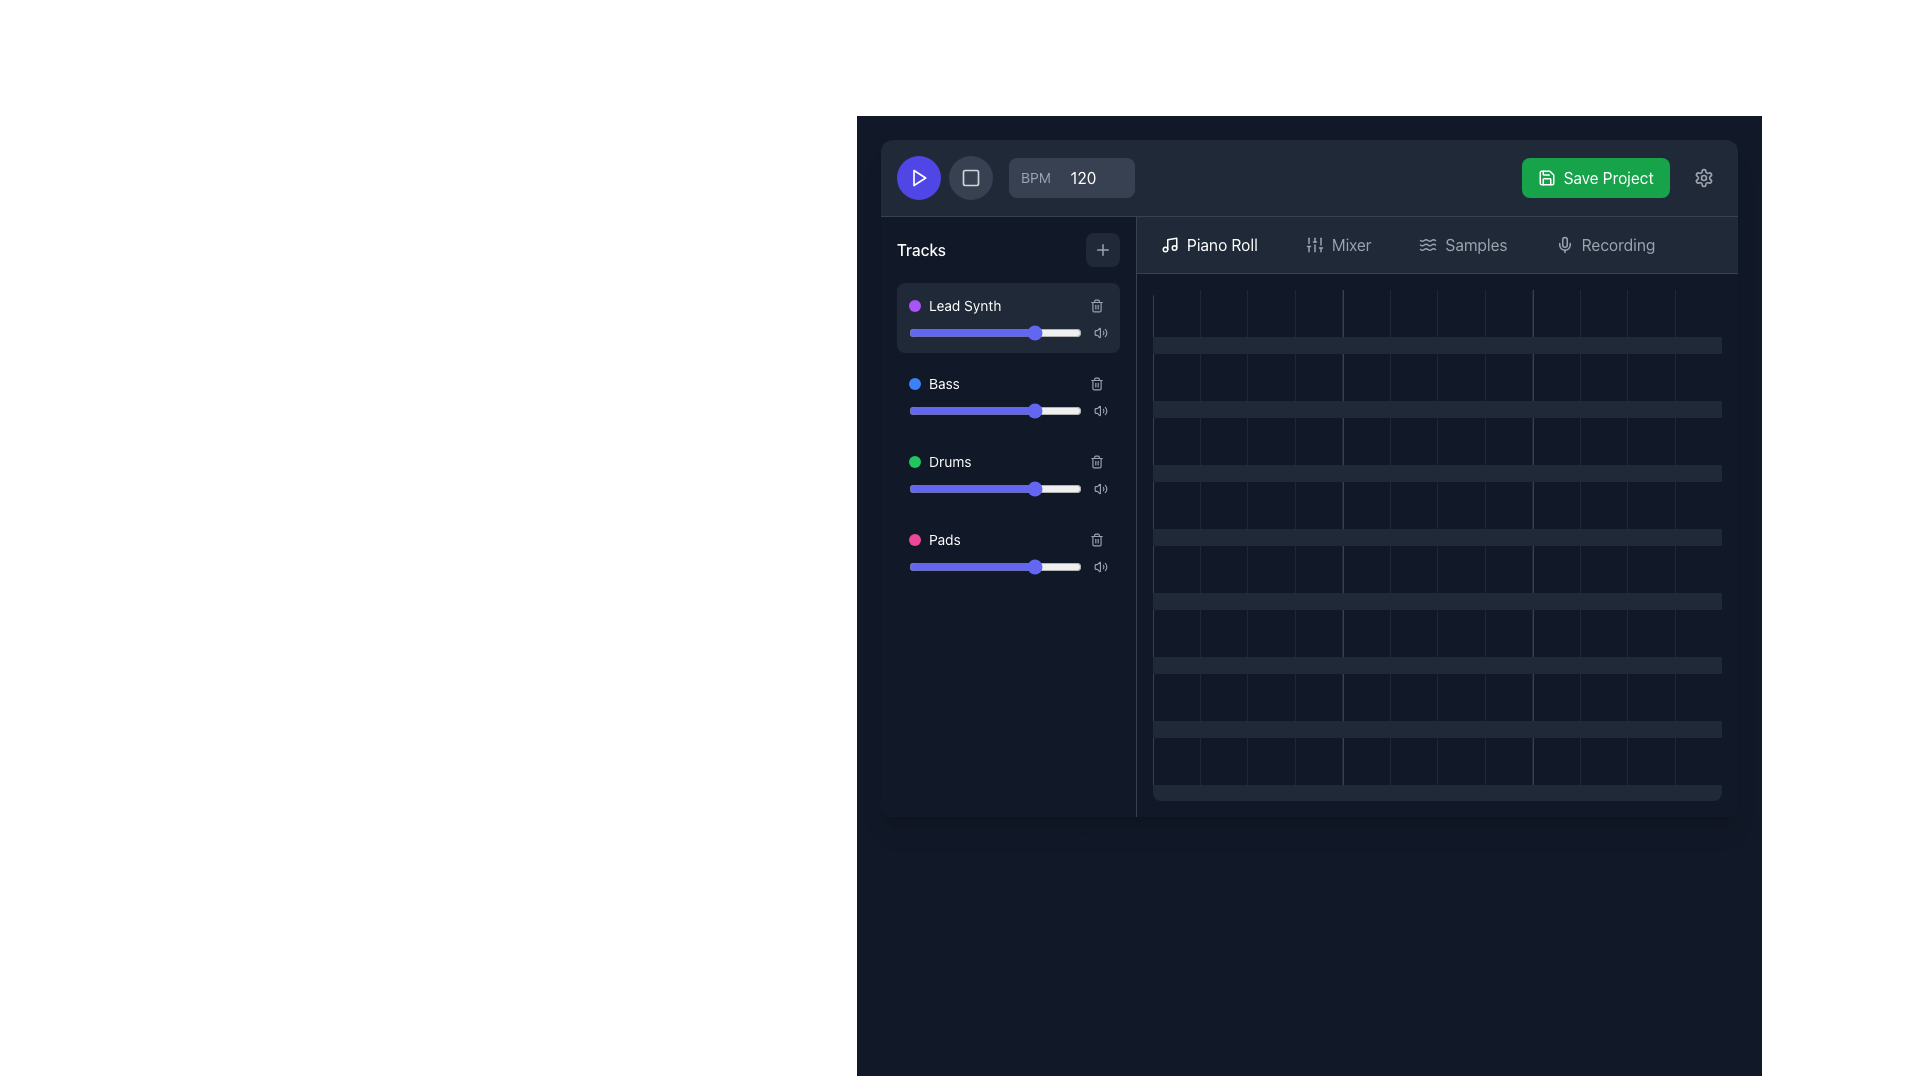 The image size is (1920, 1080). Describe the element at coordinates (1508, 504) in the screenshot. I see `the grid cell located in the fourth row and eighth column of the digital audio sequence editor` at that location.